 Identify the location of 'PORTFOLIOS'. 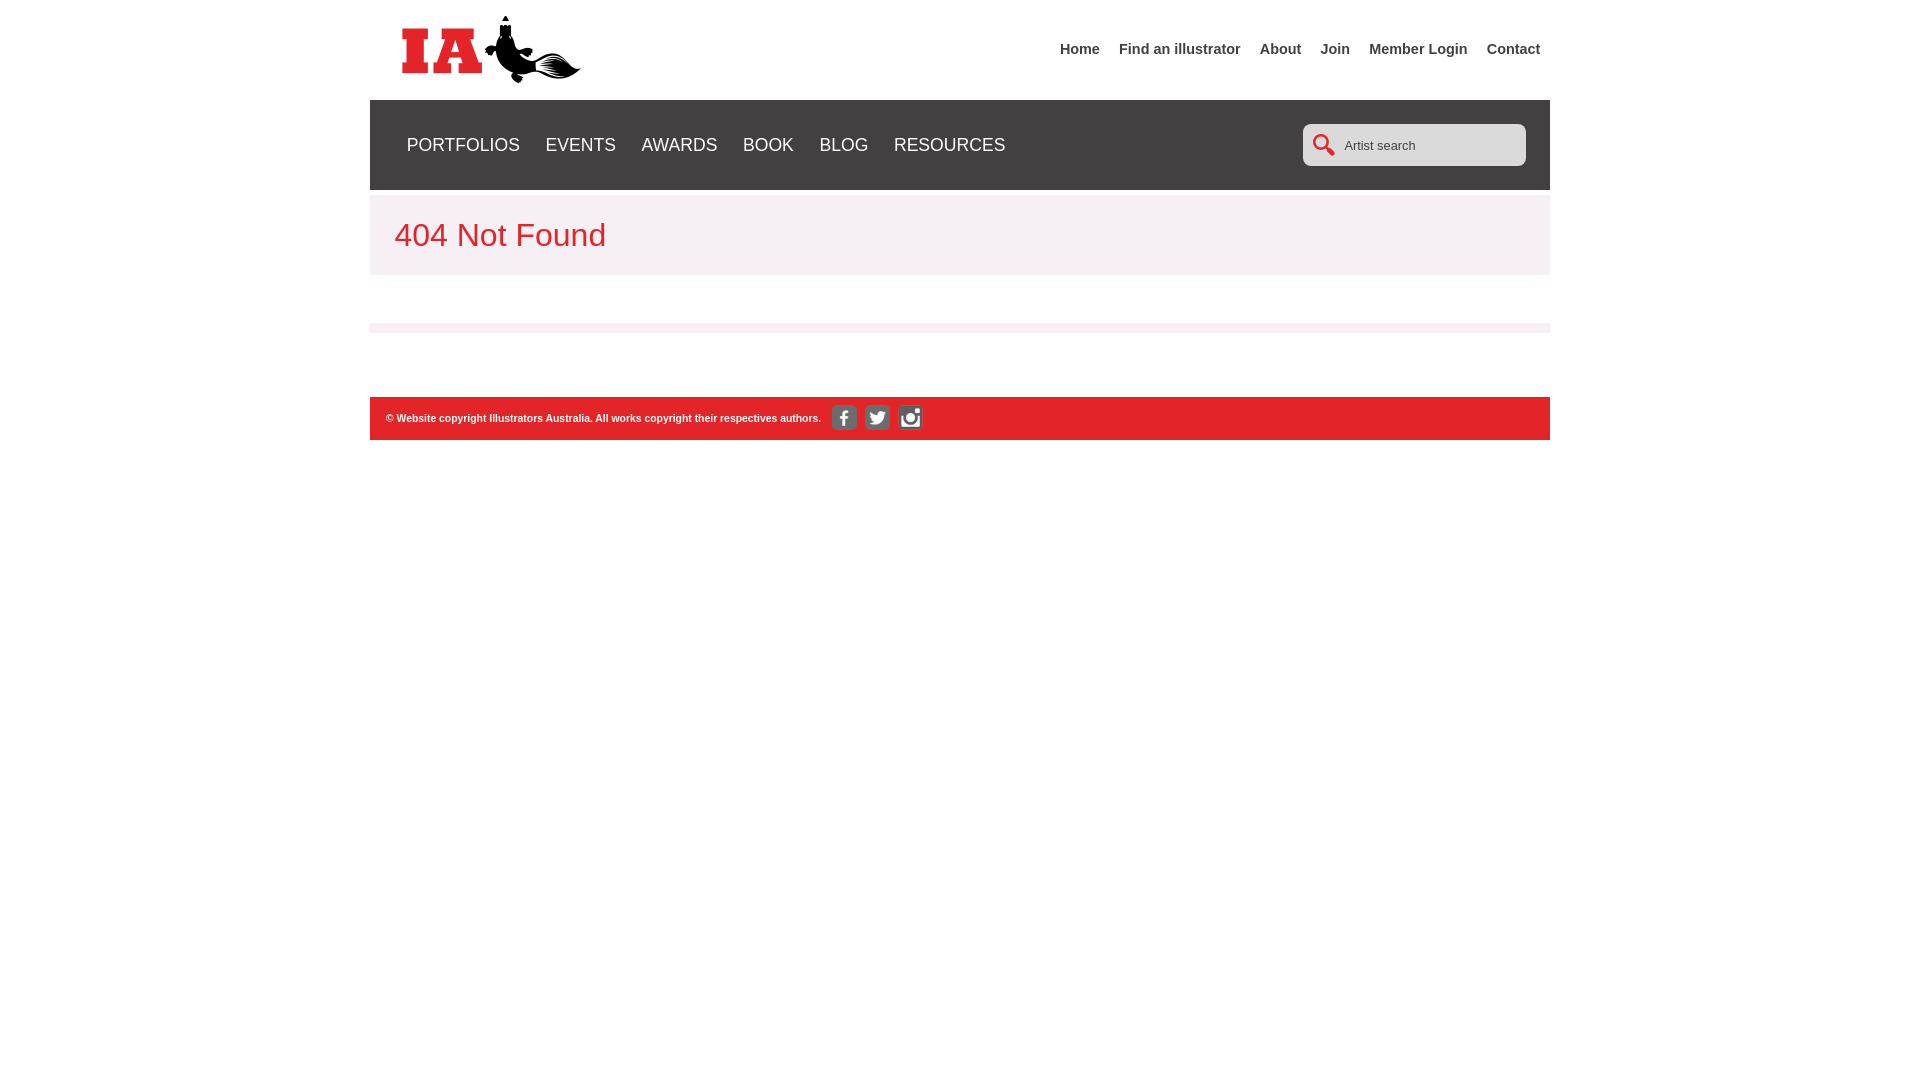
(462, 144).